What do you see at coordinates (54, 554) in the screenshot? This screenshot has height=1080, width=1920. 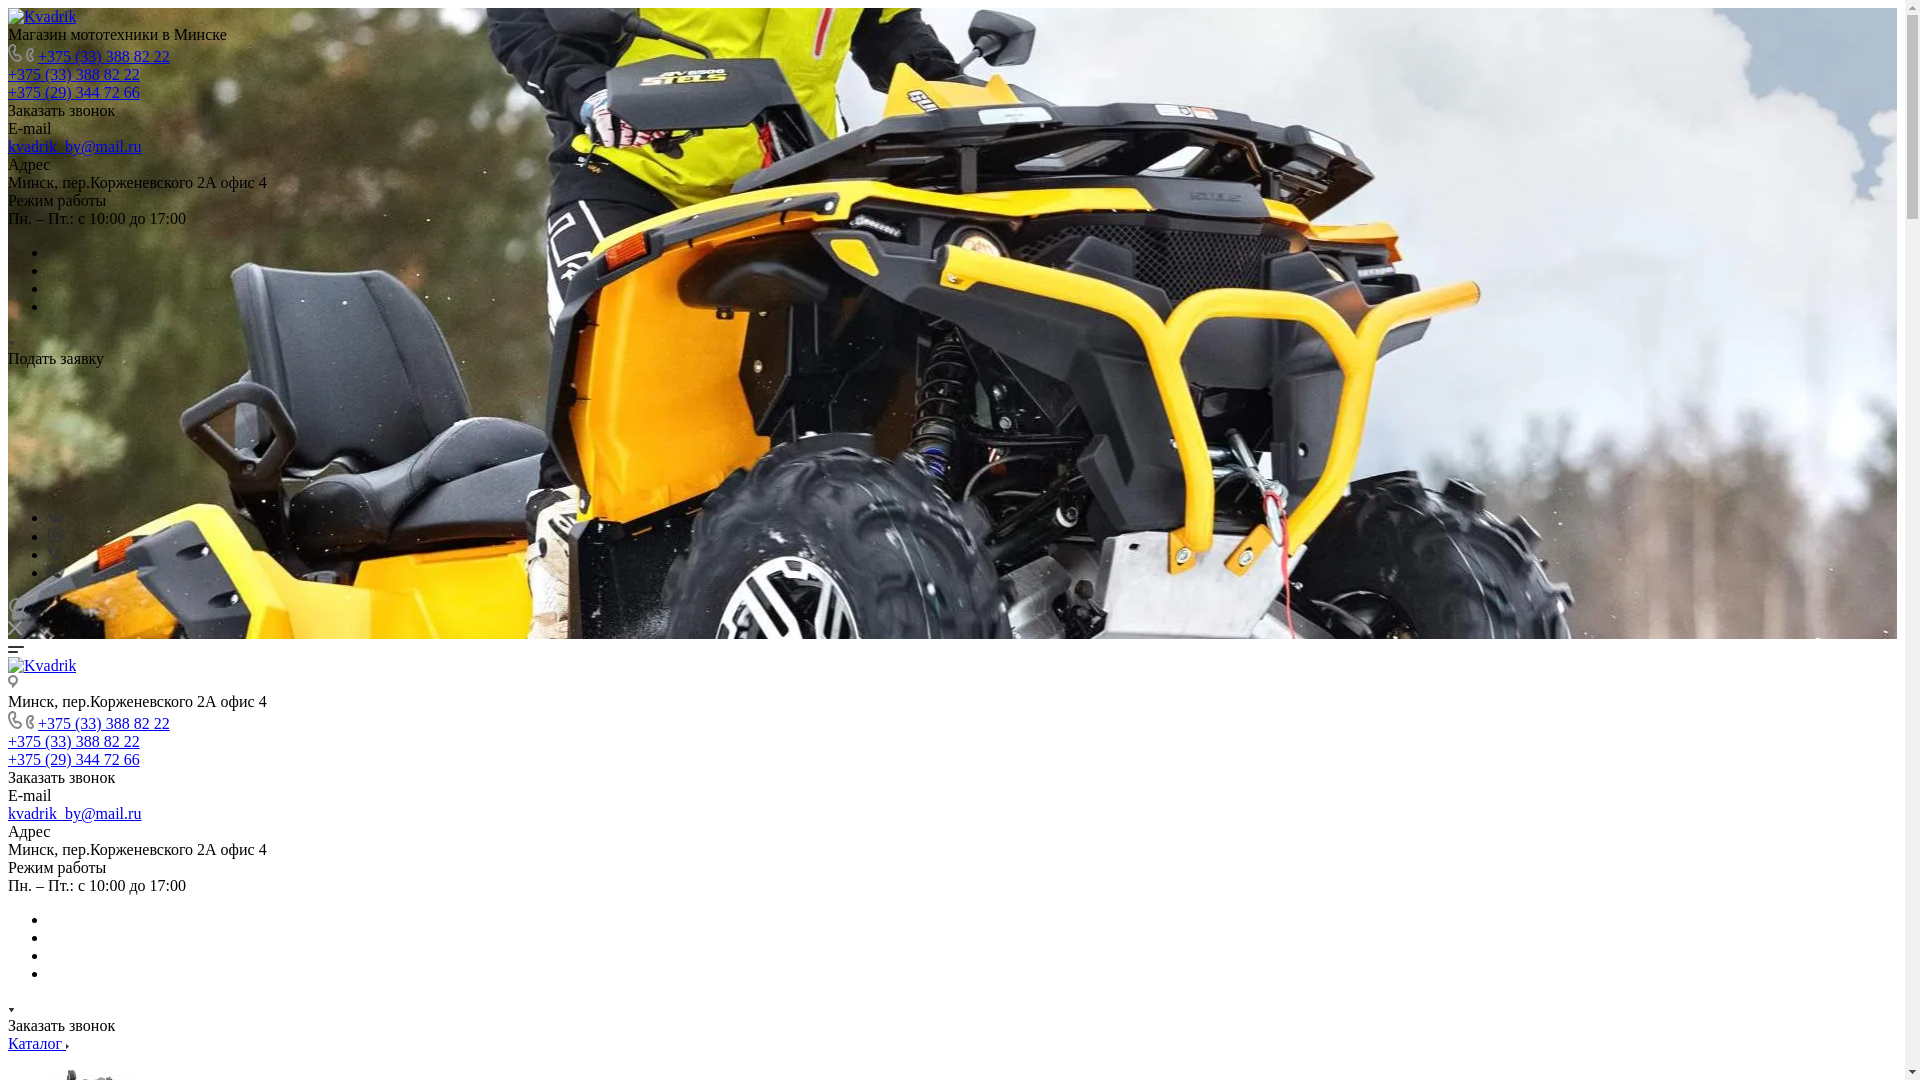 I see `'Viber'` at bounding box center [54, 554].